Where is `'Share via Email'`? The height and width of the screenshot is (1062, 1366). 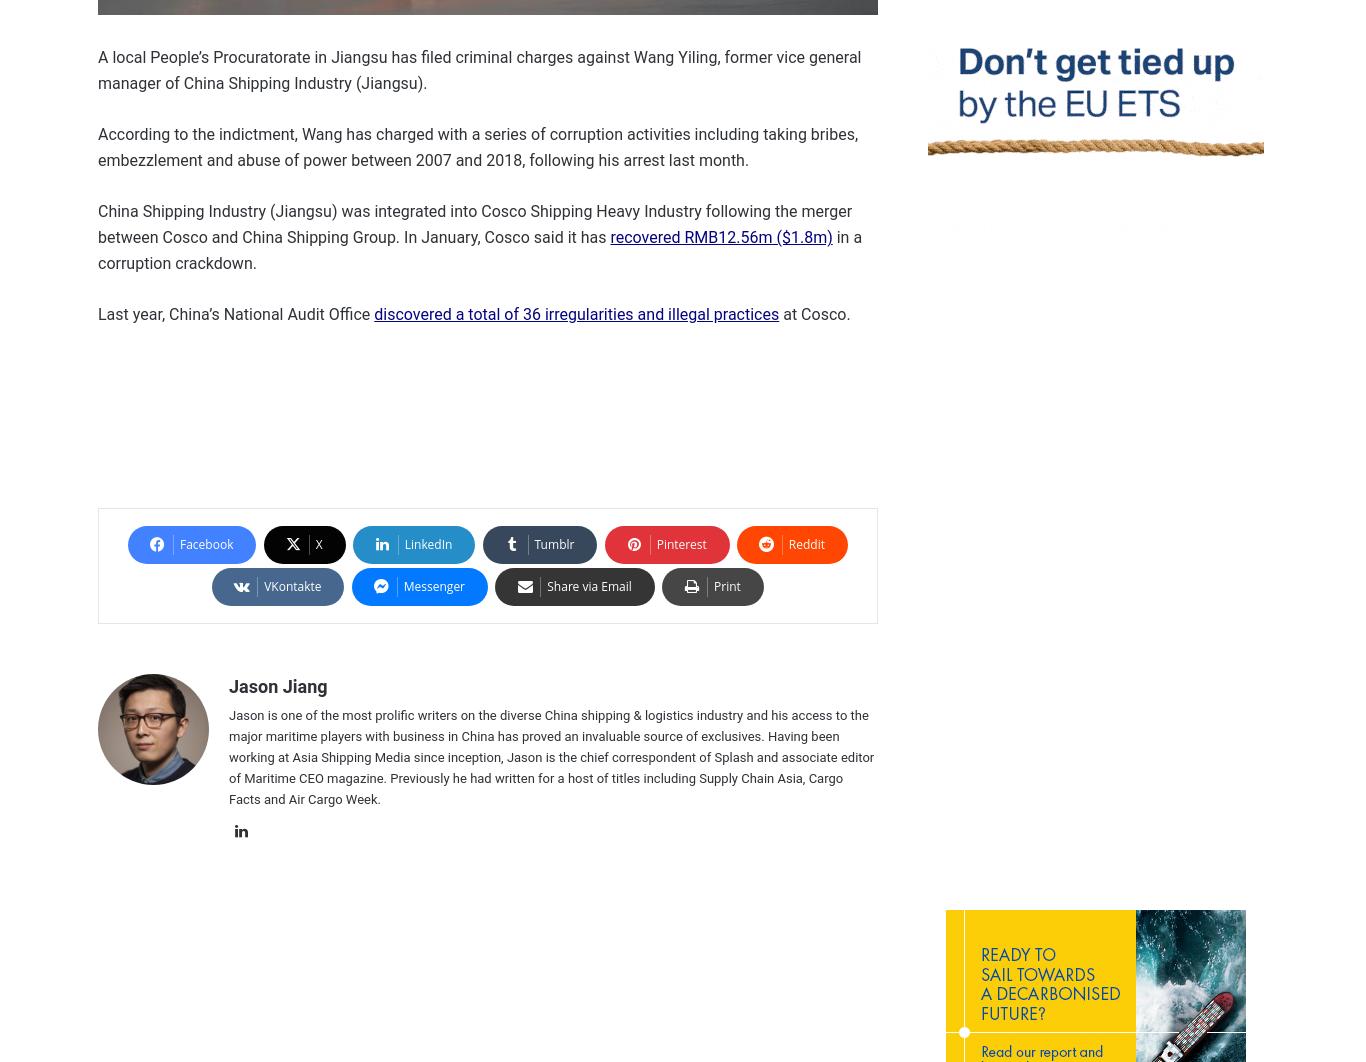 'Share via Email' is located at coordinates (588, 586).